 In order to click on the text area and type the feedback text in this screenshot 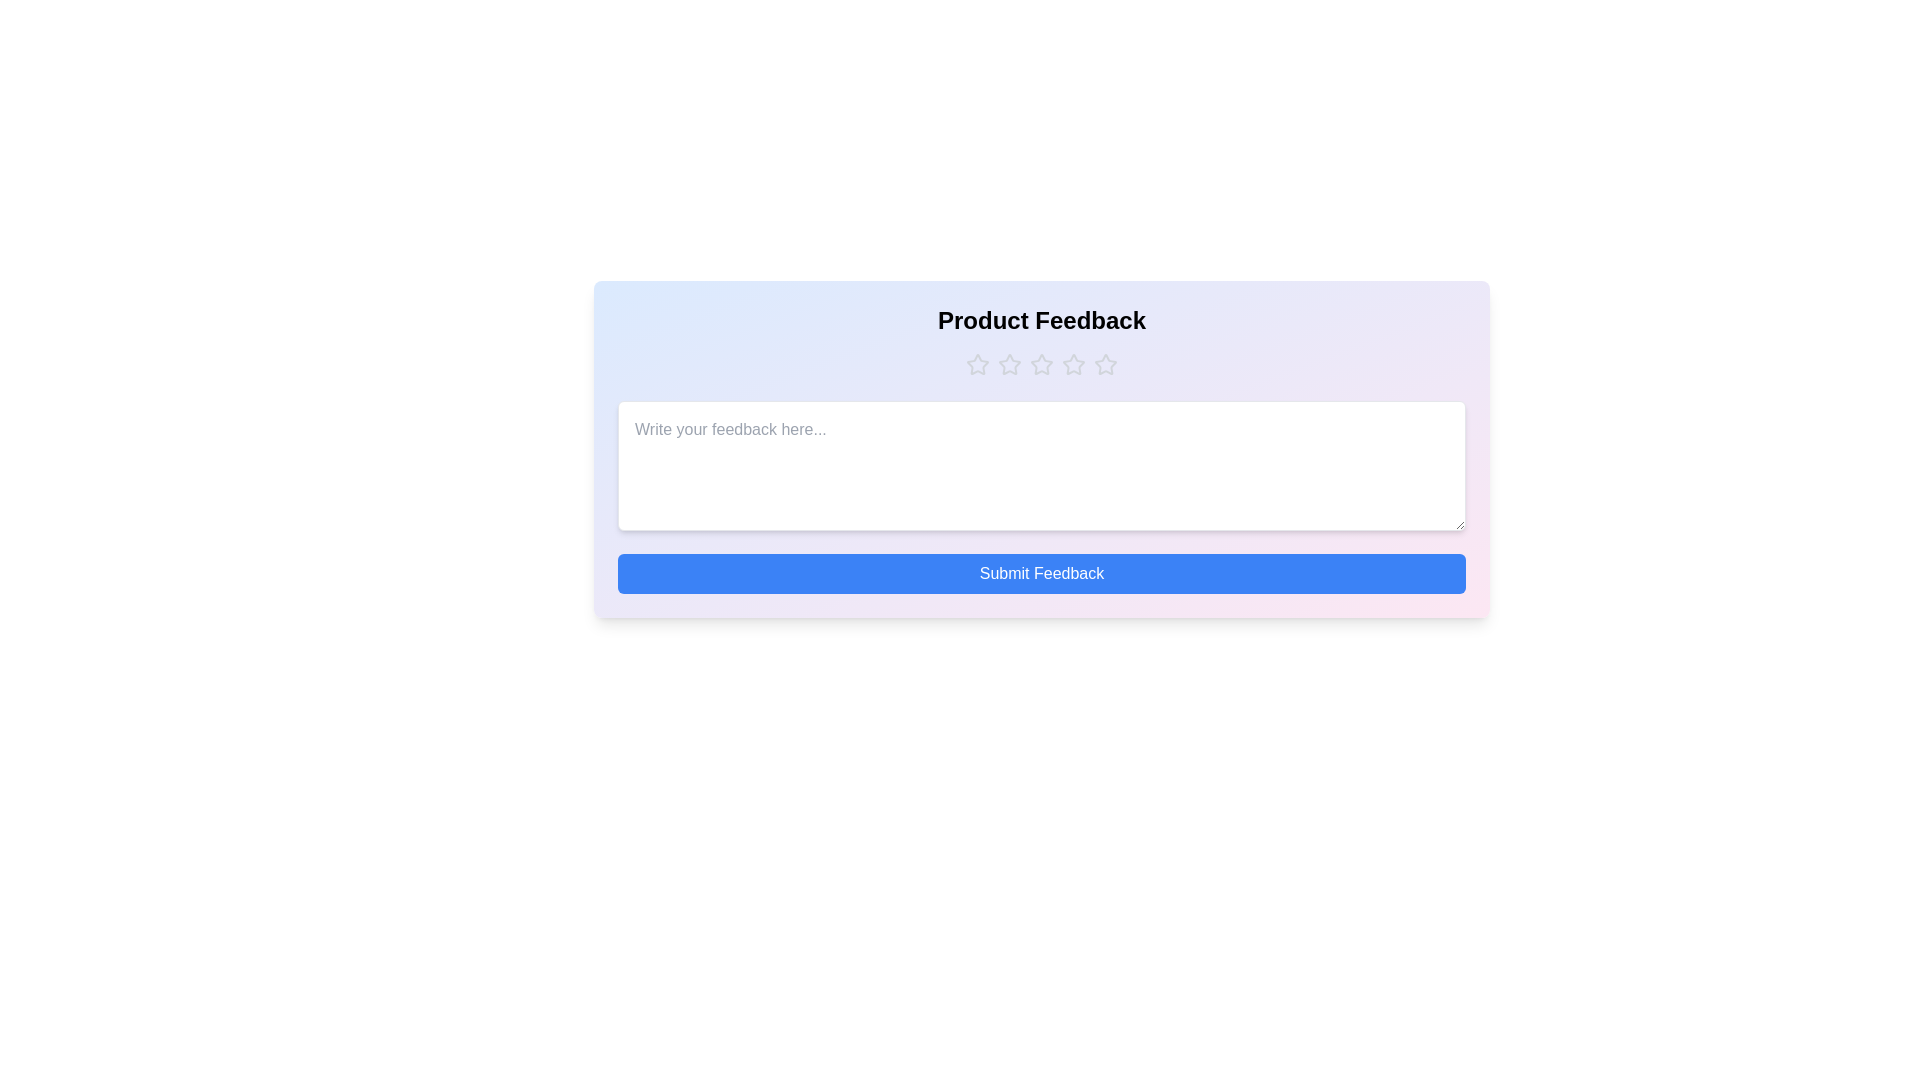, I will do `click(1040, 466)`.